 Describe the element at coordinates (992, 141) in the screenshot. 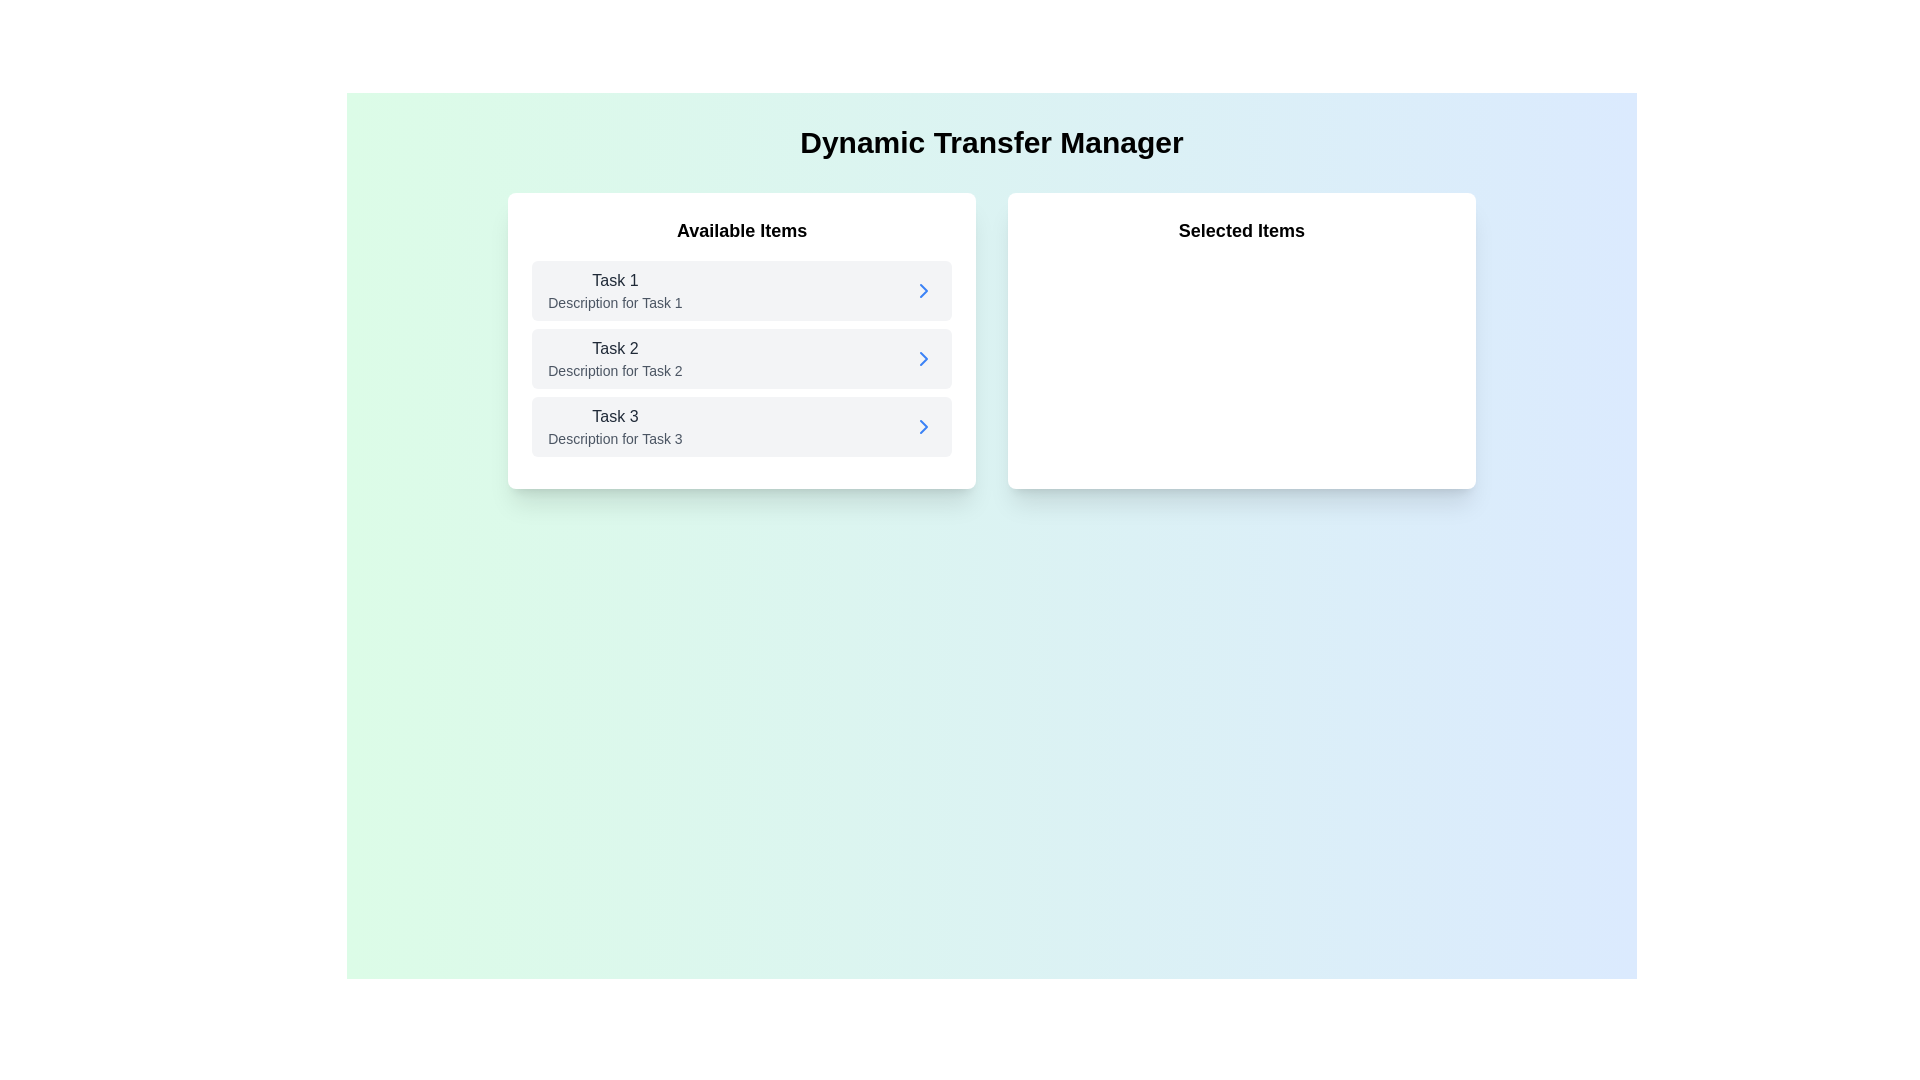

I see `the Text Label that serves as the title or header for the interface, located at the top center above the Available Items and Selected Items sections` at that location.